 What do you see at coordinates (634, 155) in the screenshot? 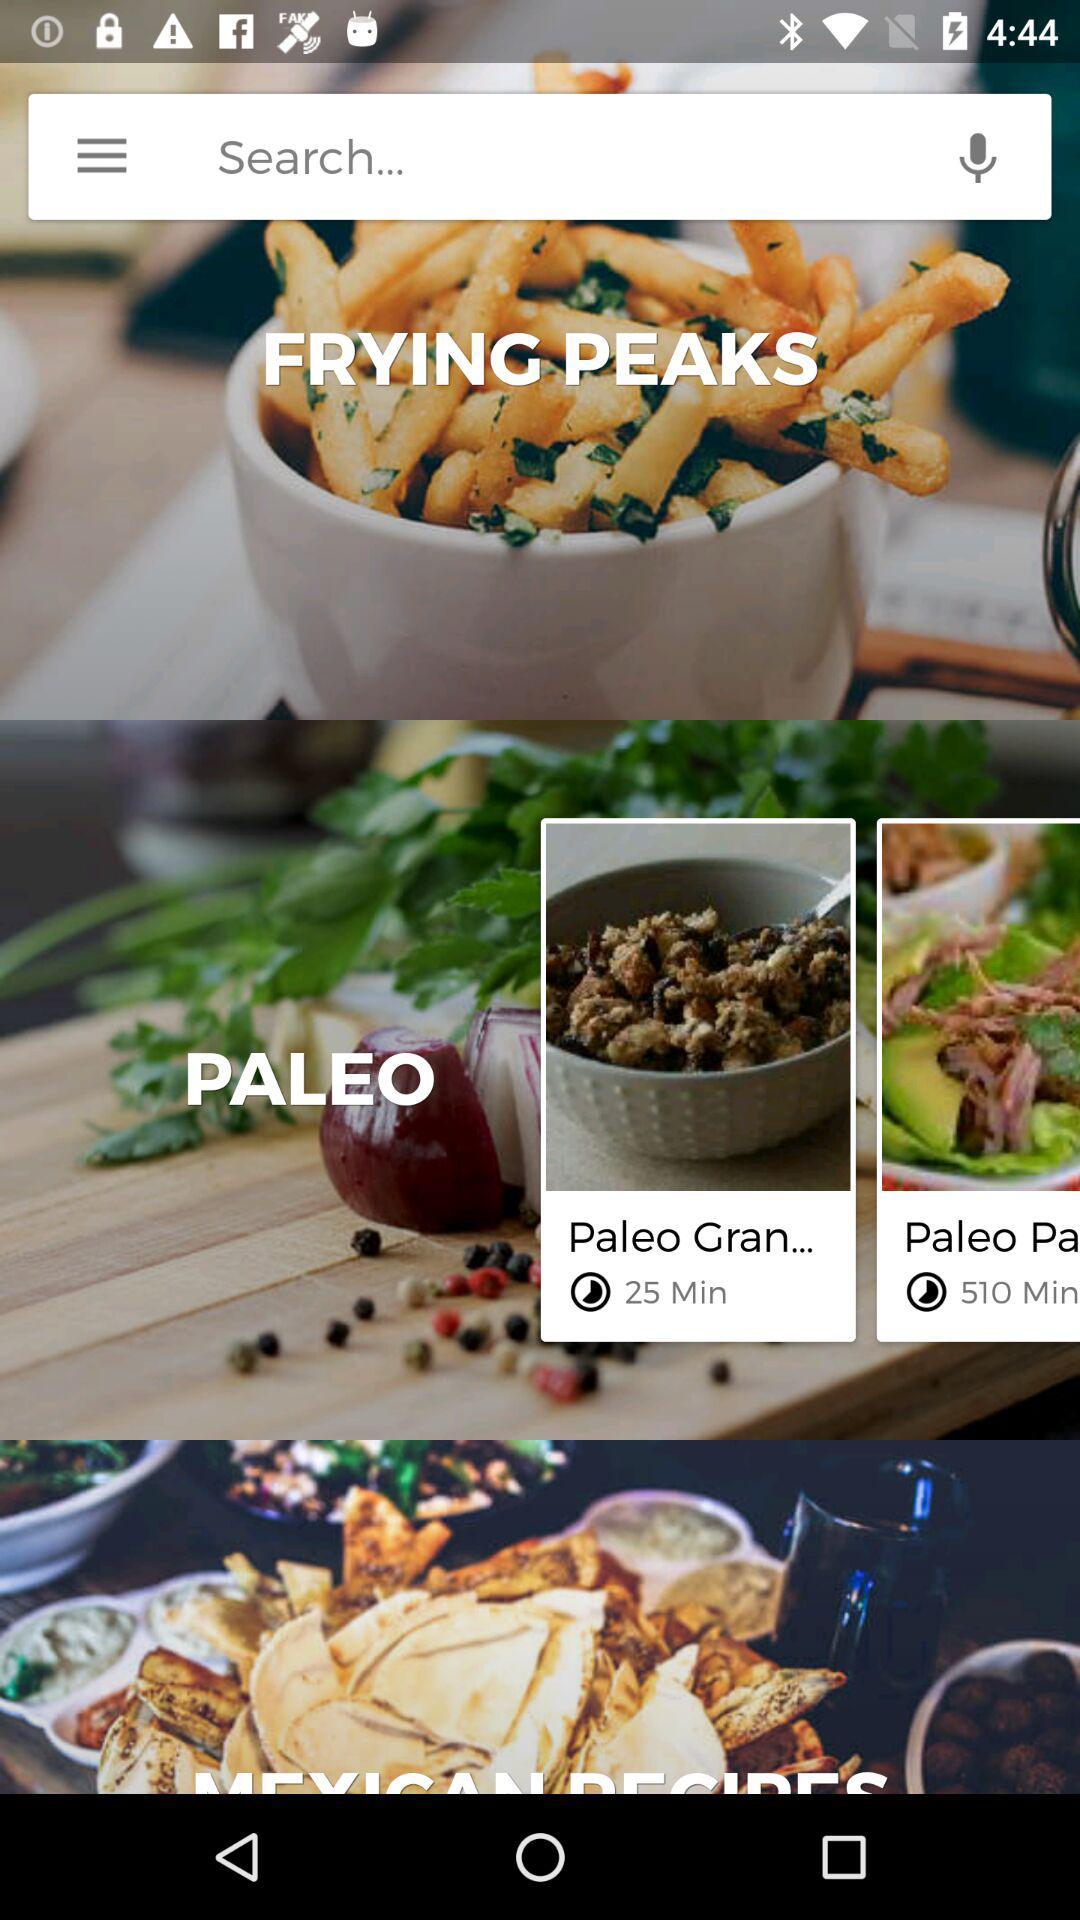
I see `search` at bounding box center [634, 155].